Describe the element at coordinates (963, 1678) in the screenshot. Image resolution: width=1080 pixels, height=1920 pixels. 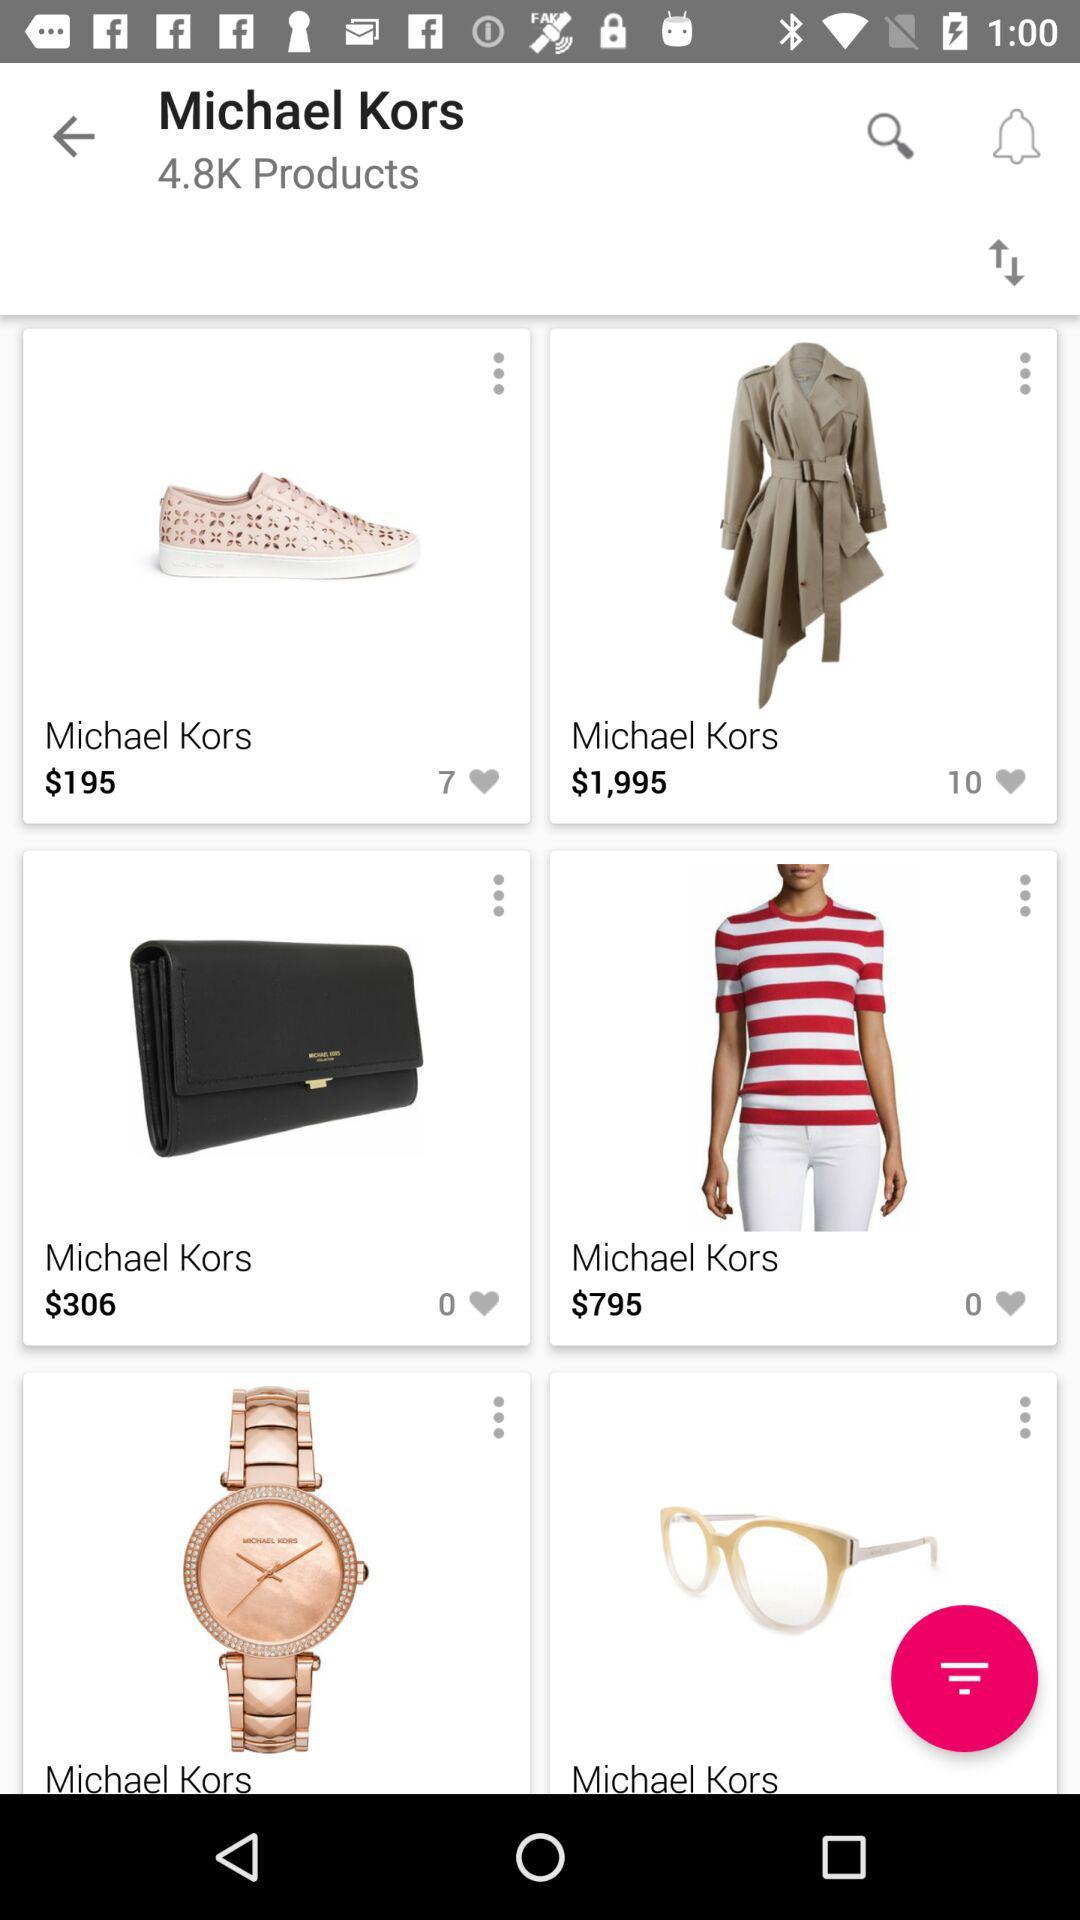
I see `item above the michael kors` at that location.